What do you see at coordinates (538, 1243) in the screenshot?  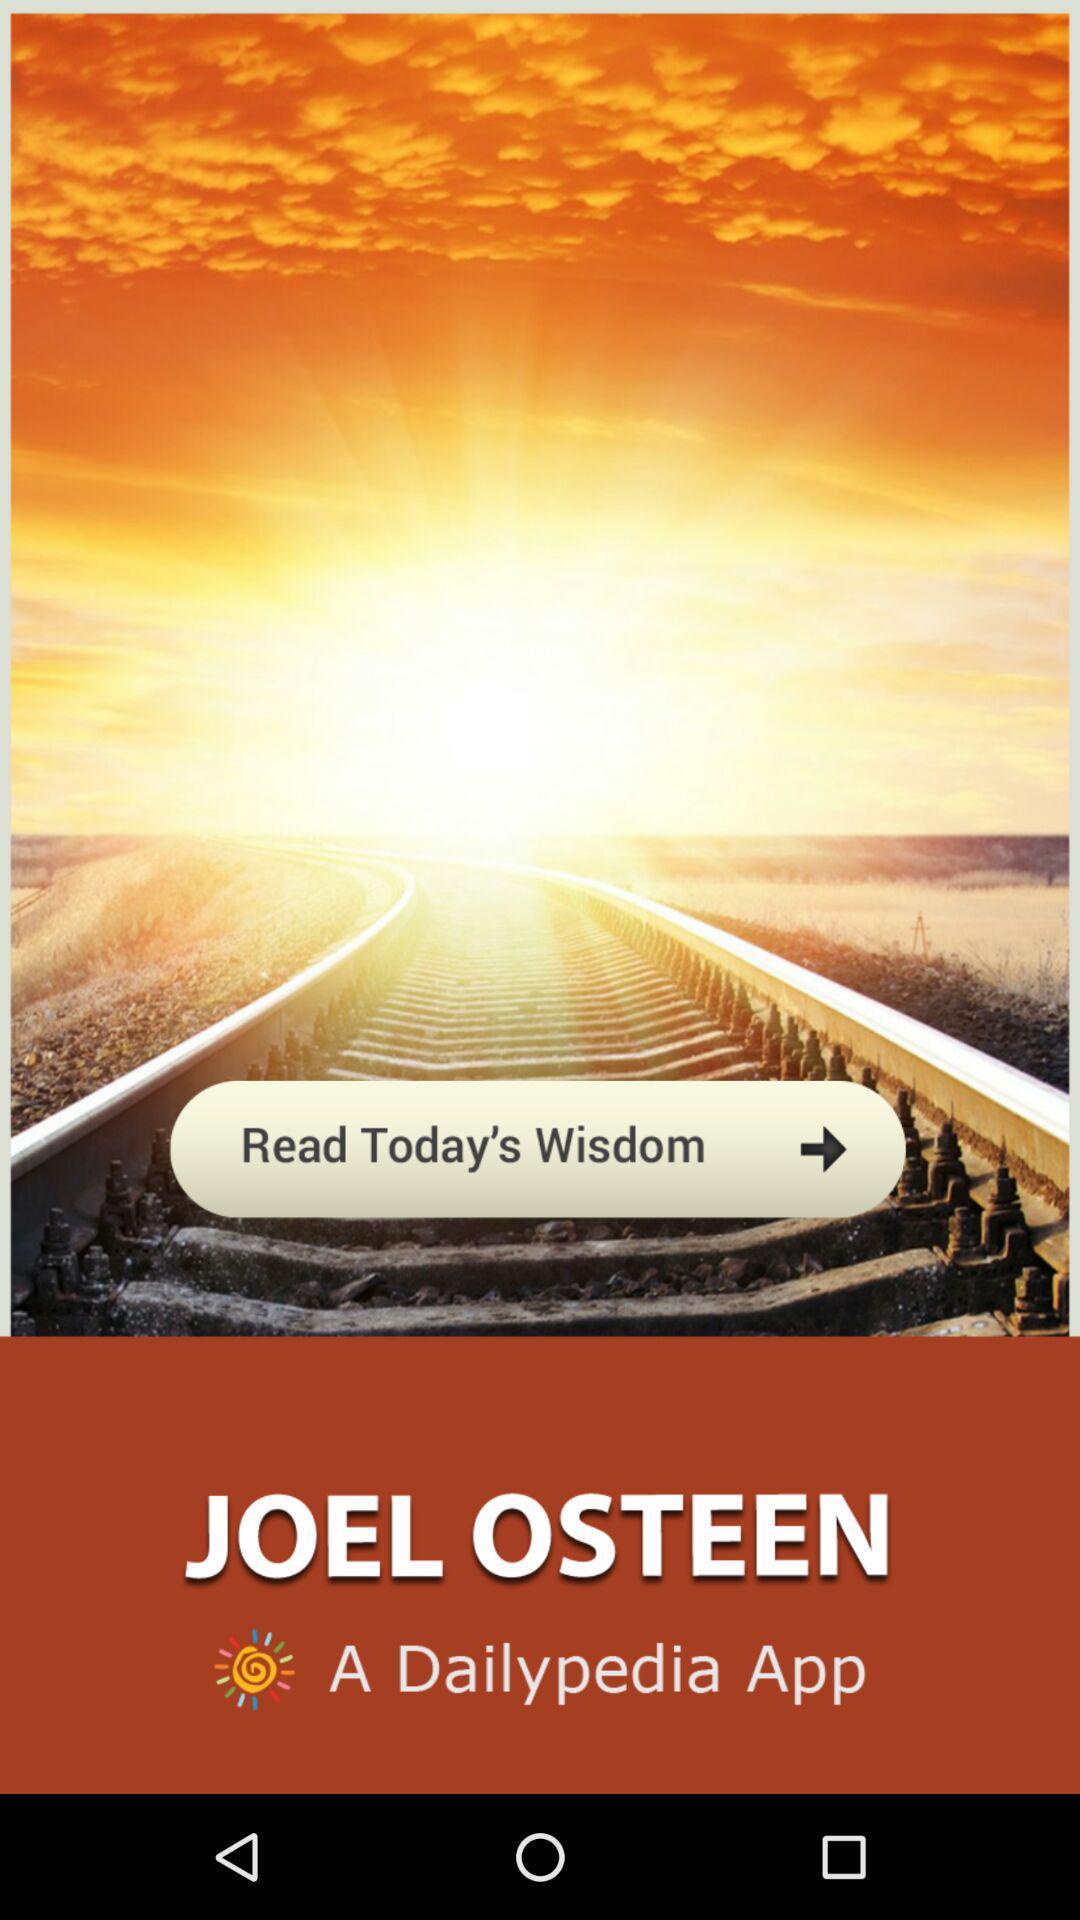 I see `read today 's wisdom button` at bounding box center [538, 1243].